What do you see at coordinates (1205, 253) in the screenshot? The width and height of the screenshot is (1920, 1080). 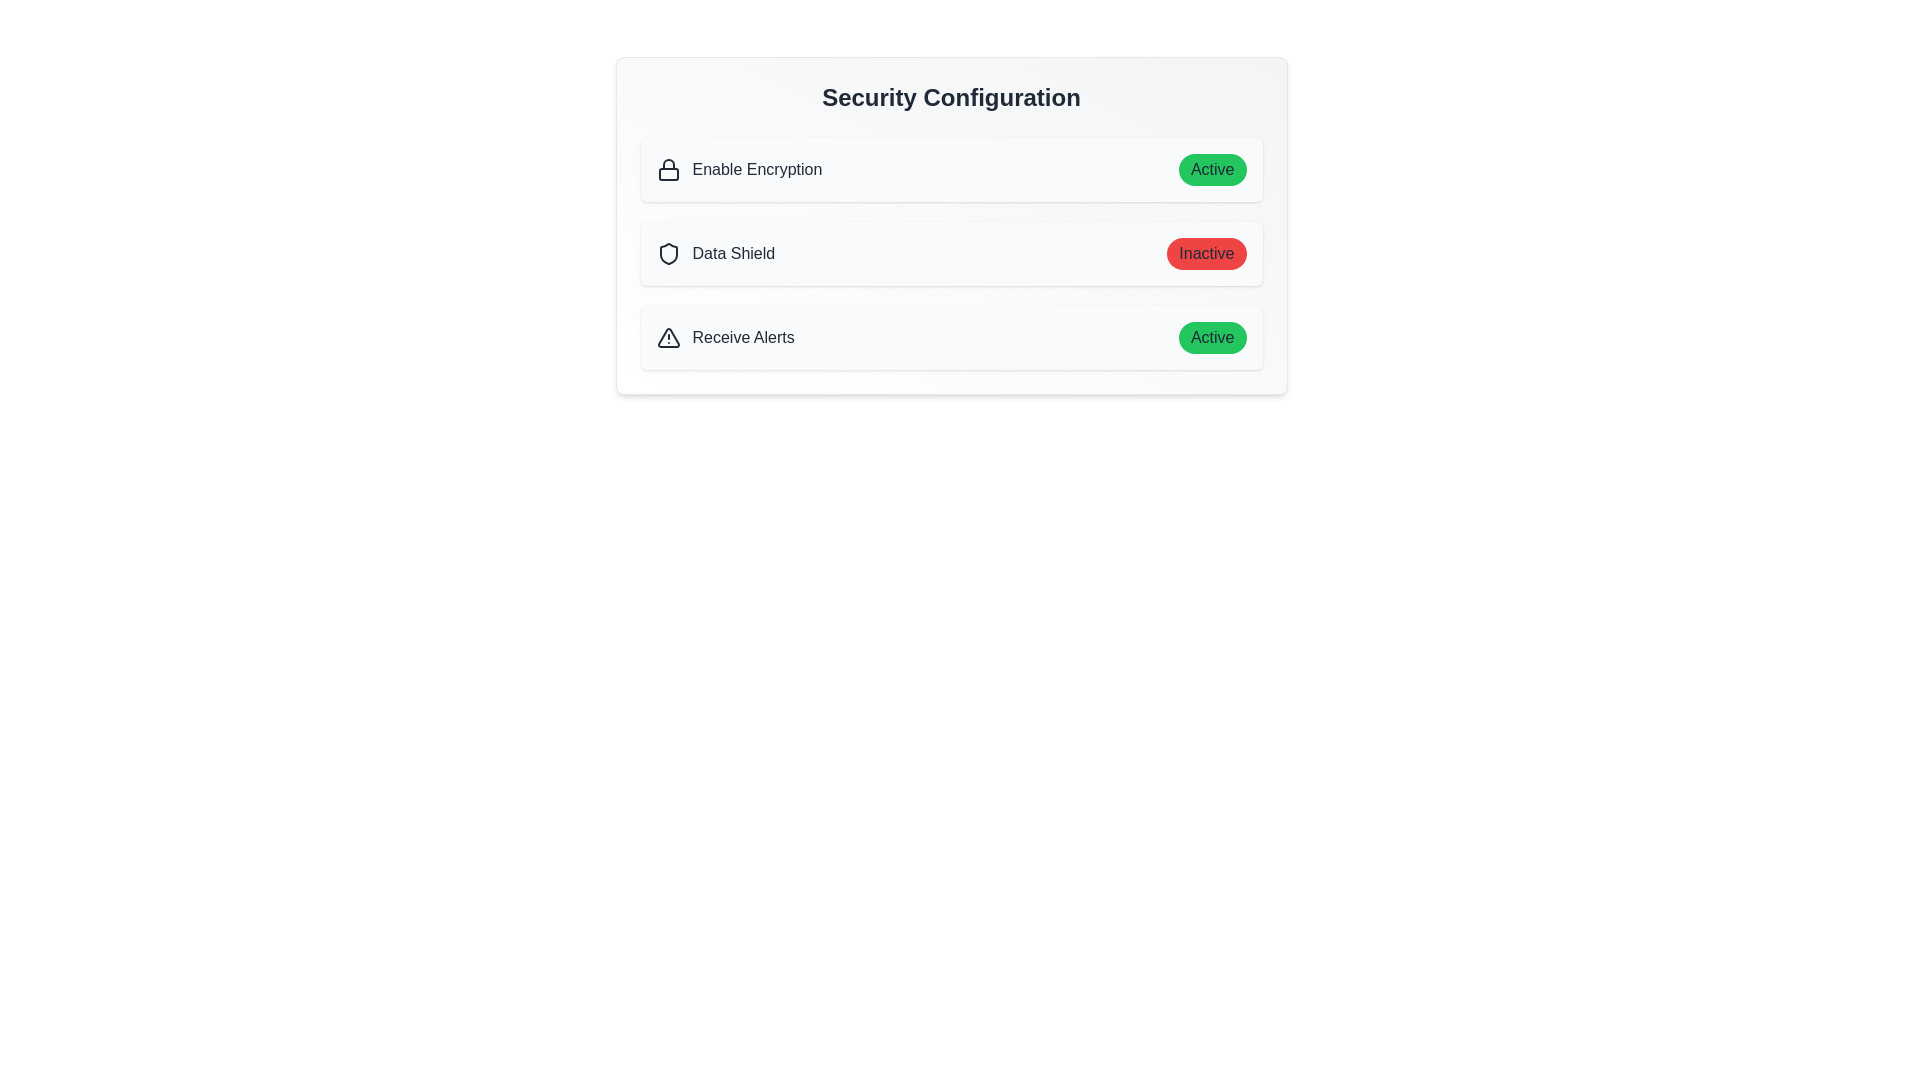 I see `the second status indicator button in the 'Security Configuration' section, which indicates the 'Data Shield' option as 'Inactive'` at bounding box center [1205, 253].